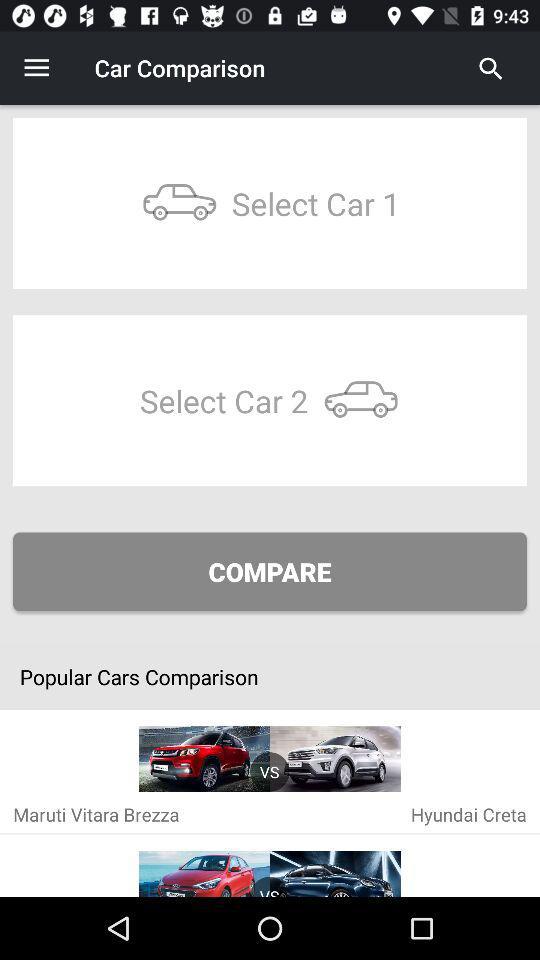  I want to click on compare icon, so click(270, 571).